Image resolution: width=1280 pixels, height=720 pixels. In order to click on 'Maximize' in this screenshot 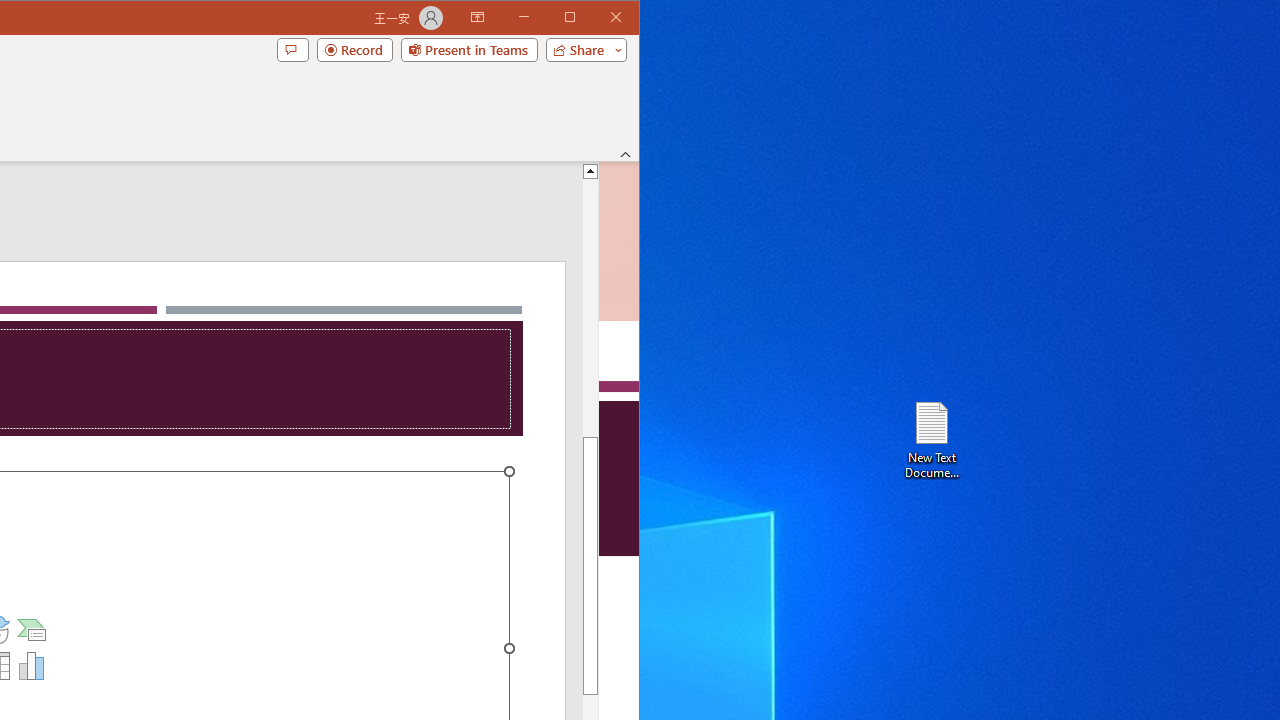, I will do `click(598, 19)`.